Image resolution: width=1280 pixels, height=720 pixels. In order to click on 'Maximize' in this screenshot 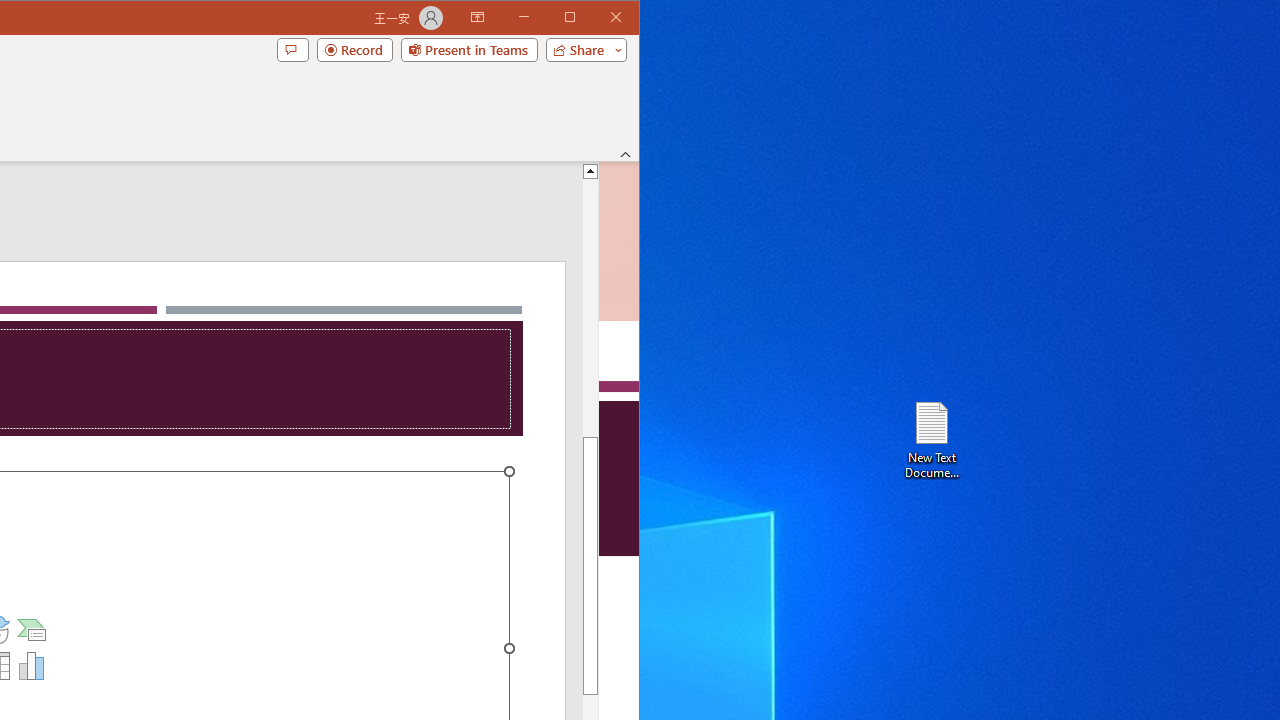, I will do `click(598, 19)`.